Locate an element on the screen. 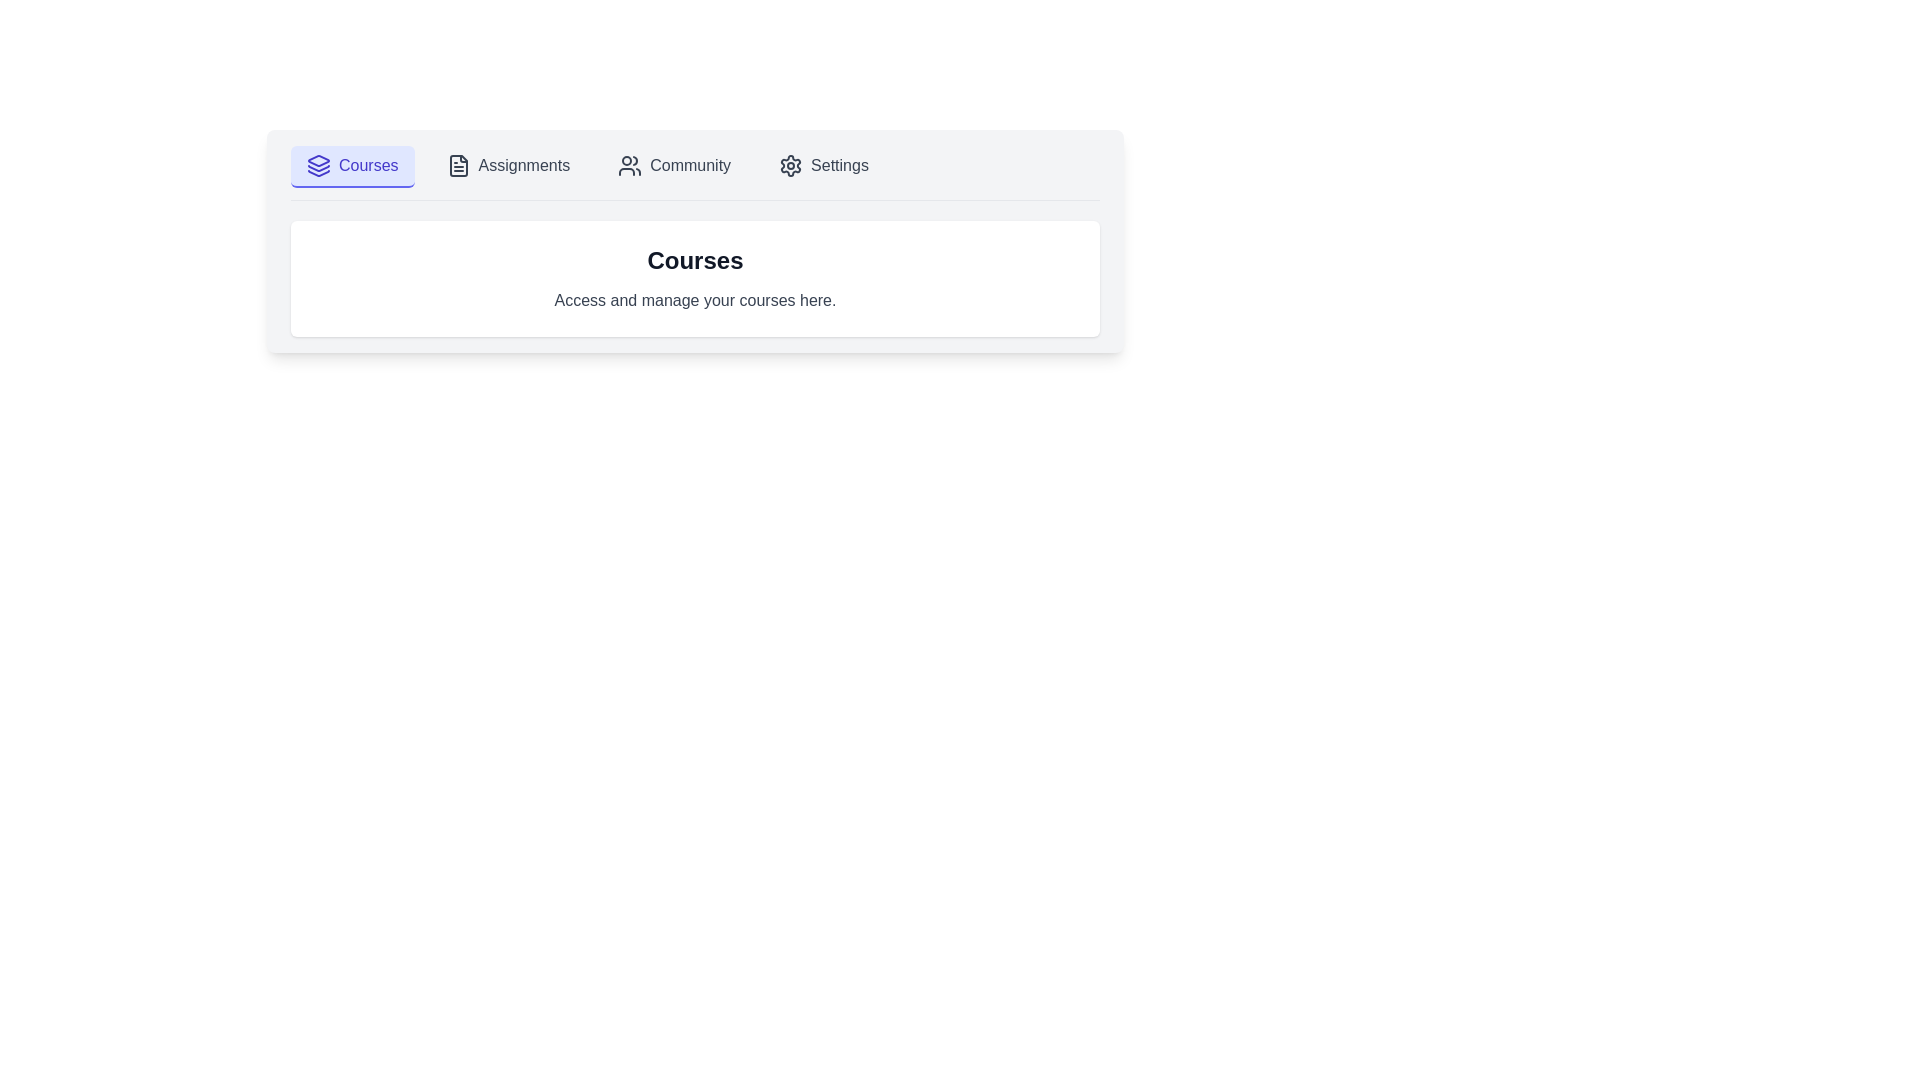  the 'Courses' tab or navigation button, which is the first item in a horizontal menu bar, displaying a highlighted background and bordered design is located at coordinates (352, 165).